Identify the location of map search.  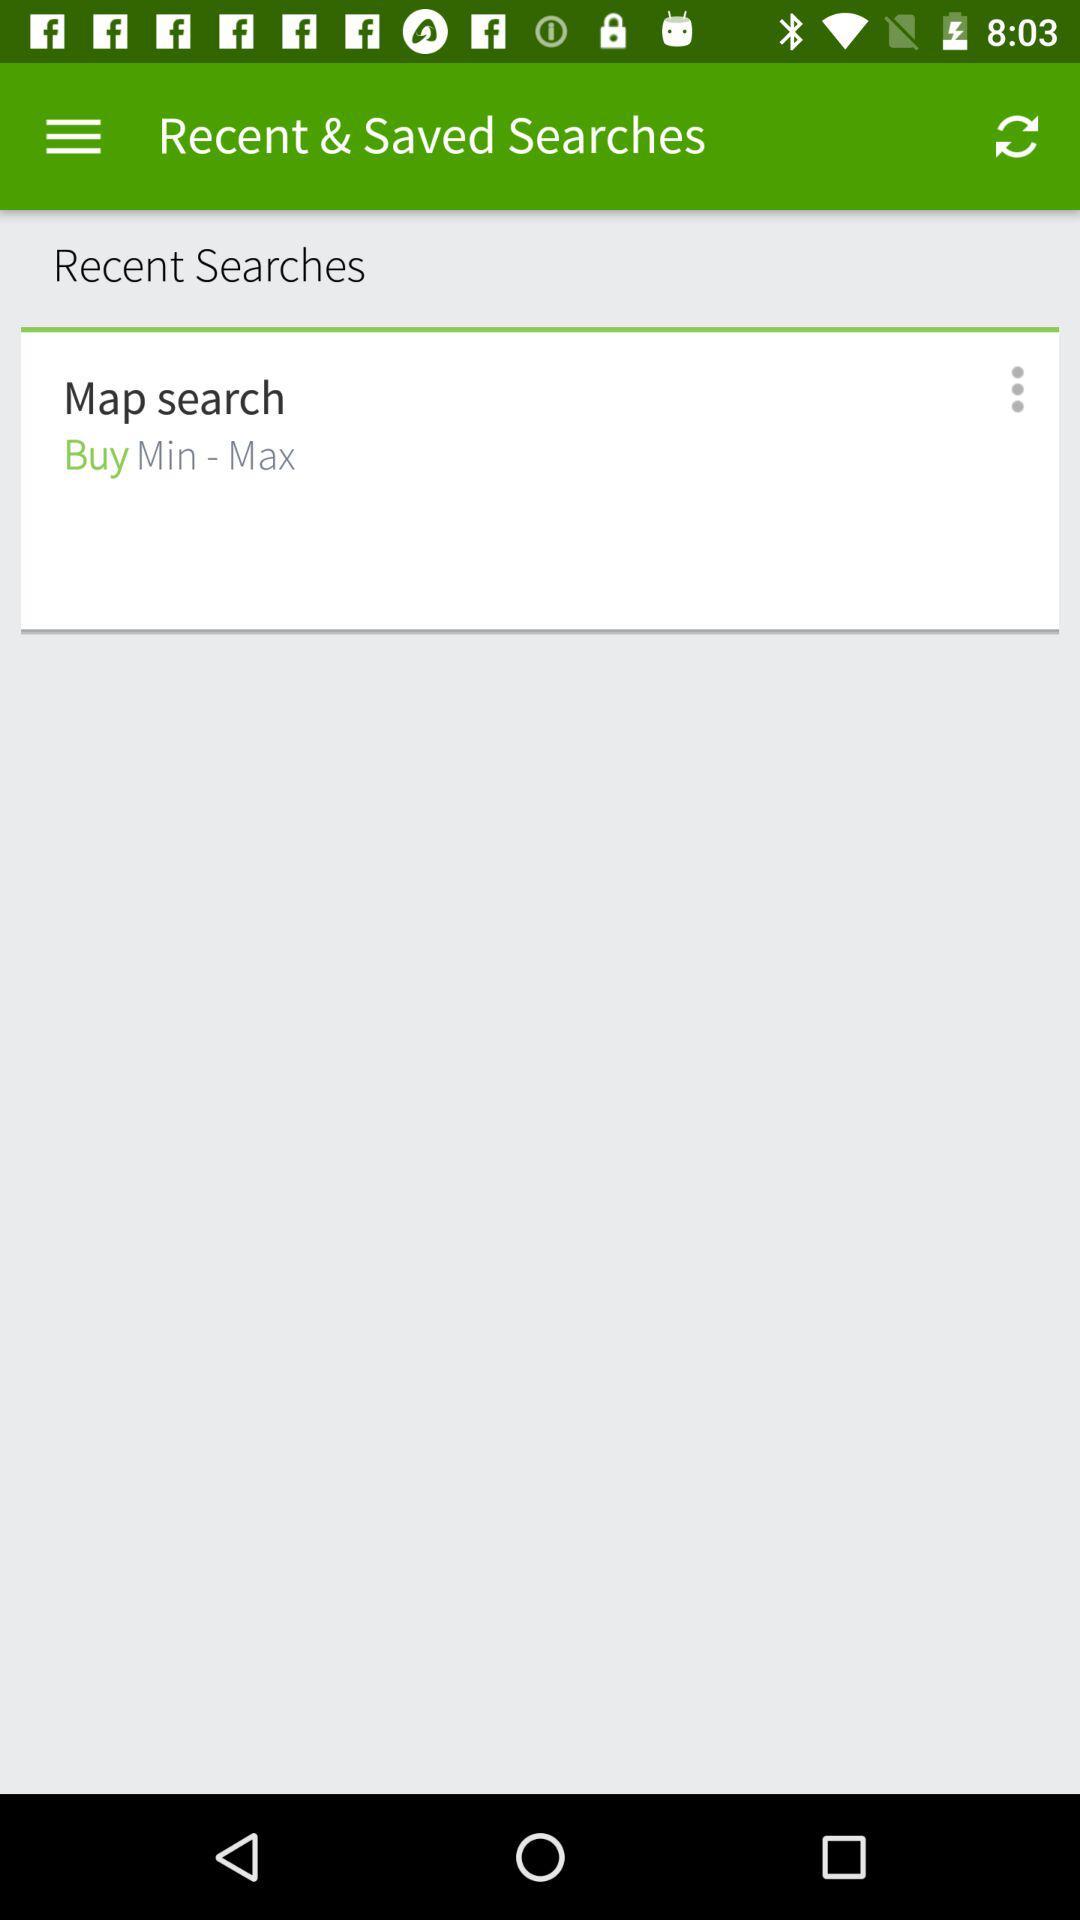
(173, 399).